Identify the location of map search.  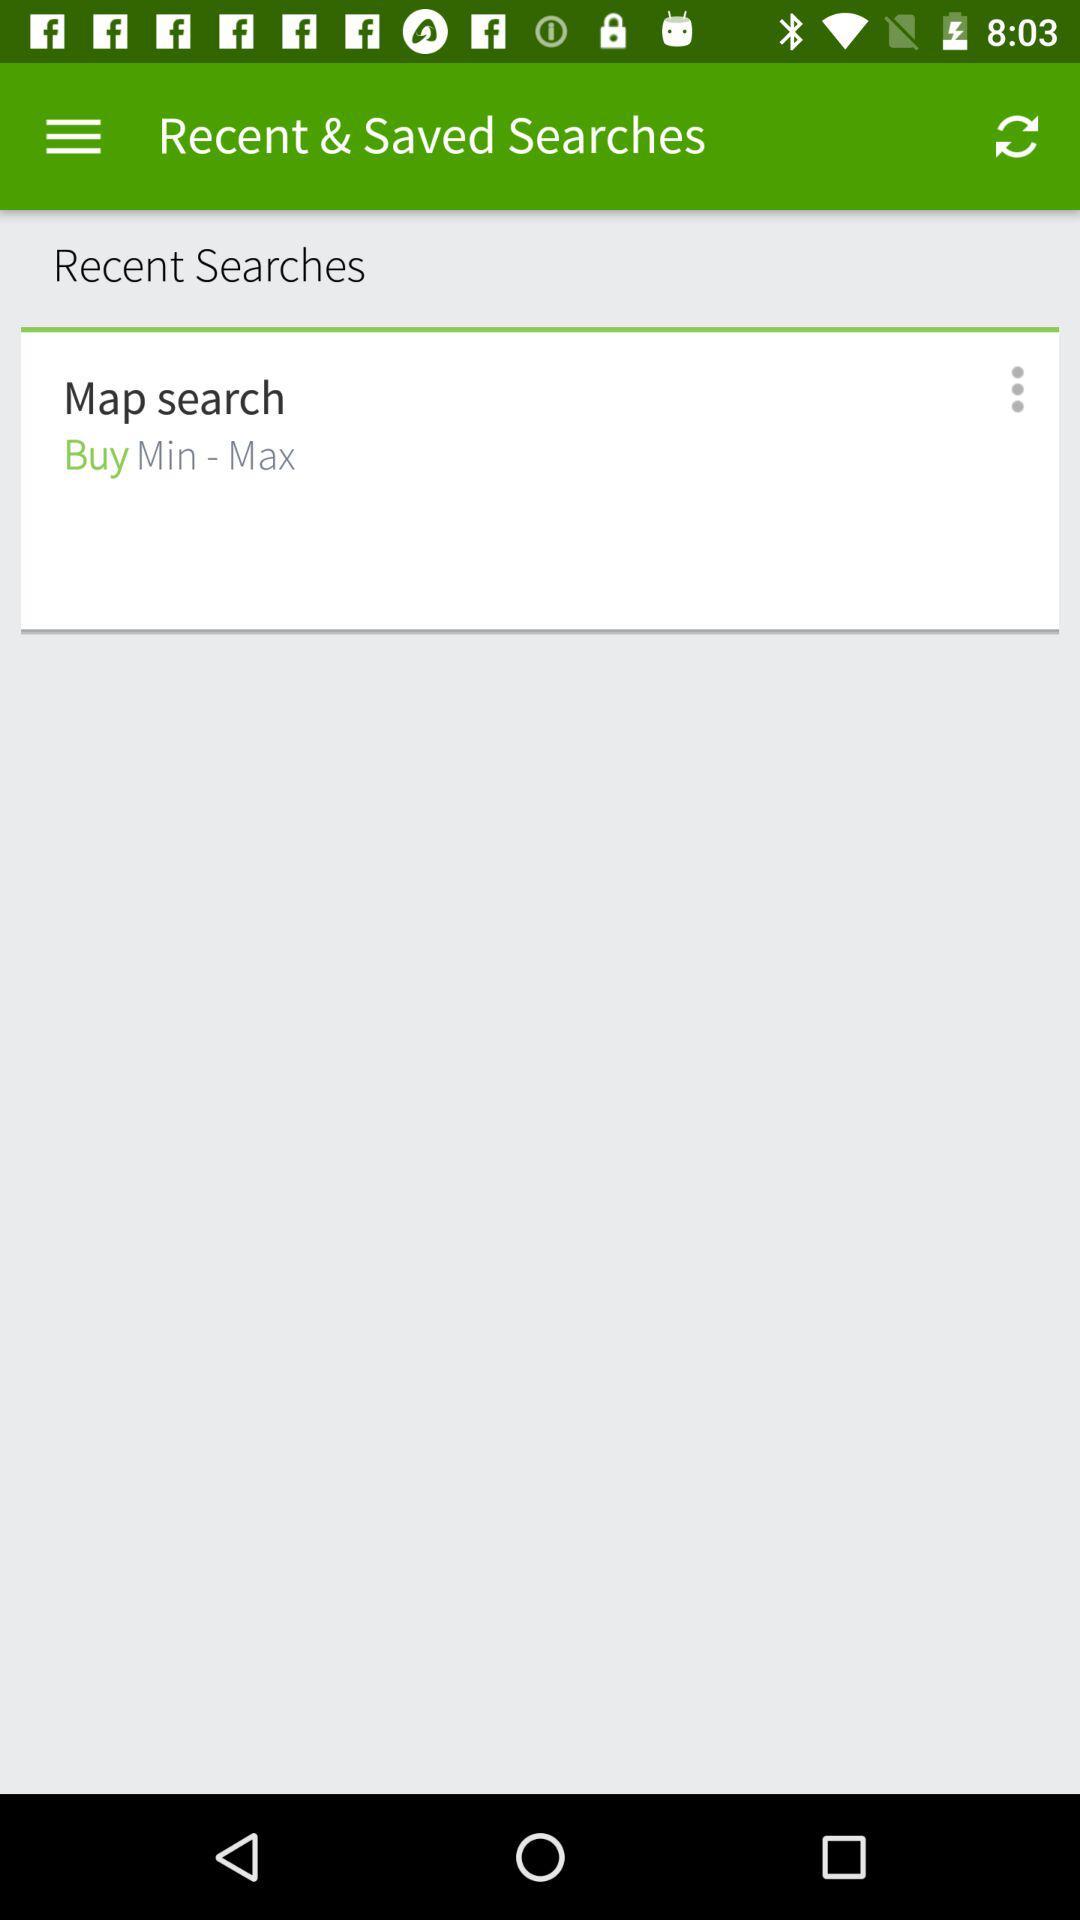
(173, 399).